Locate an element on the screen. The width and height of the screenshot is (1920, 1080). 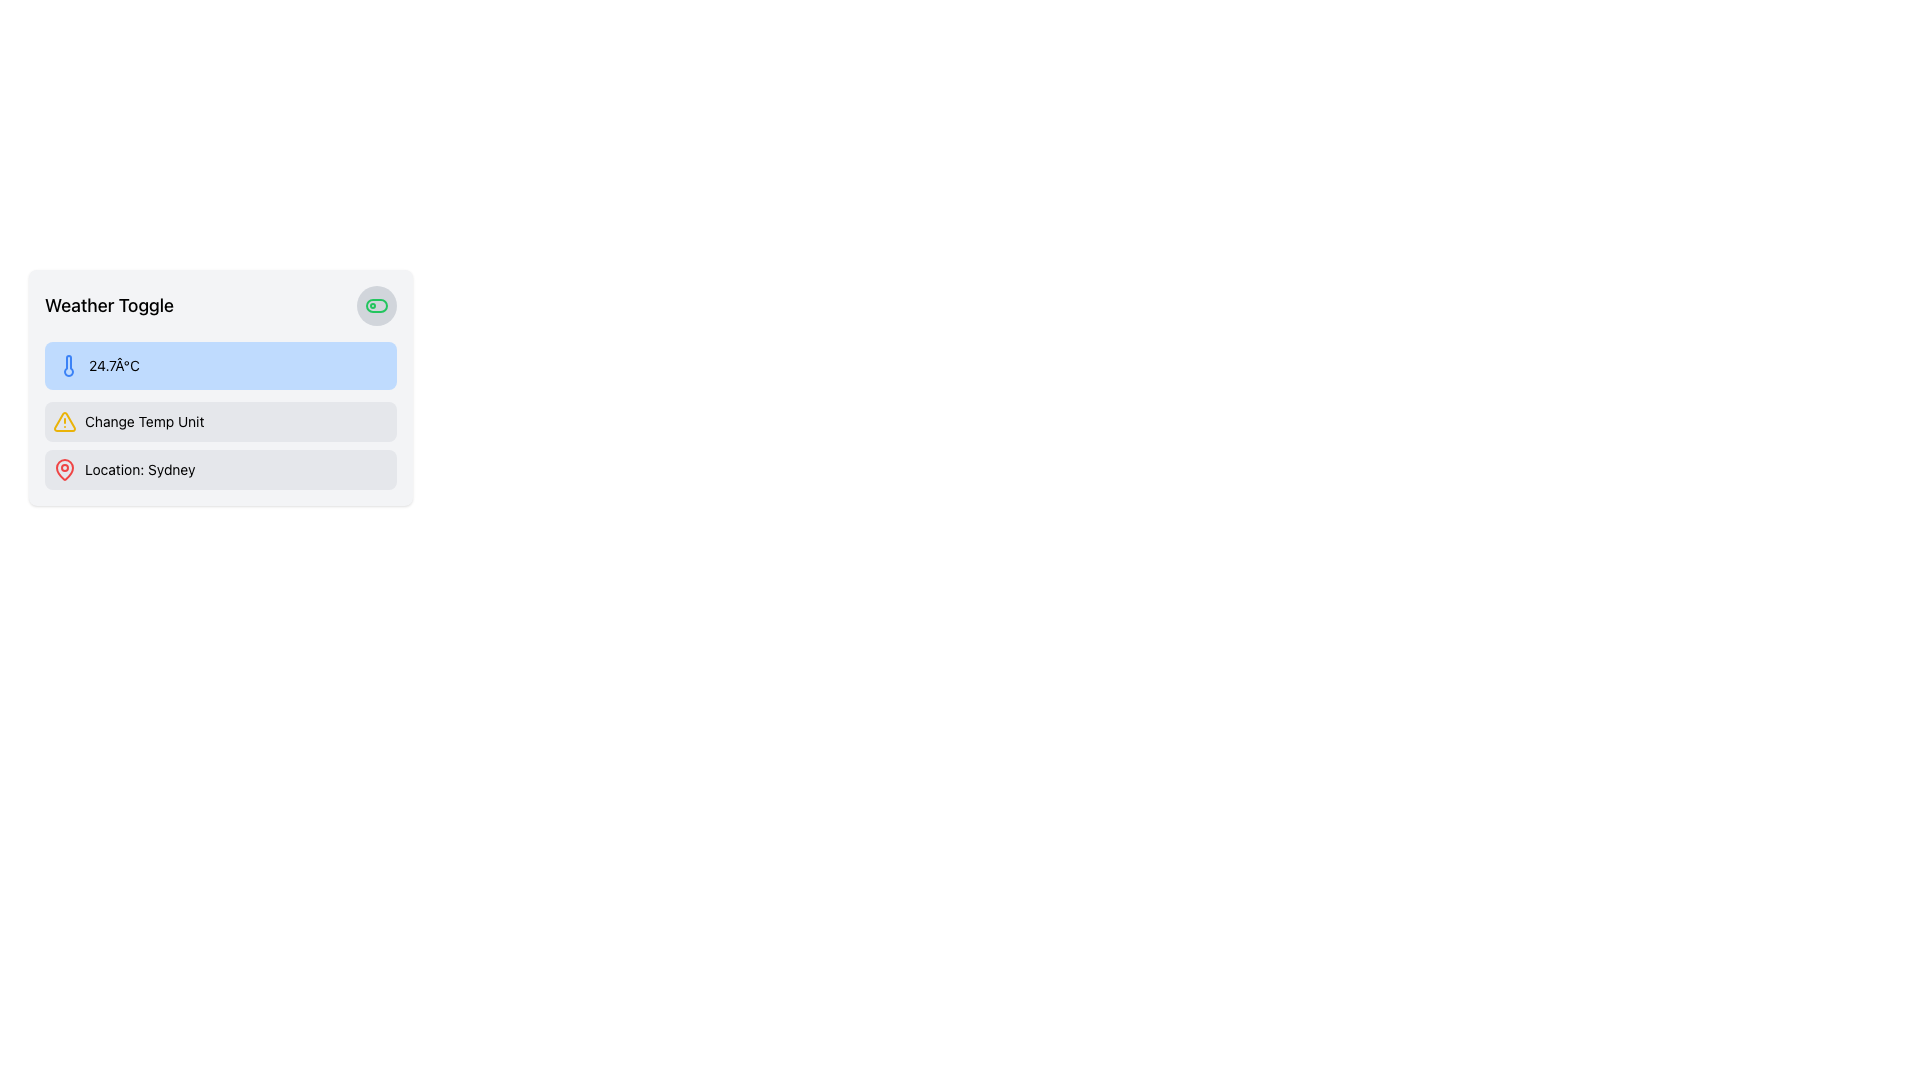
the weather icon located just left of the temperature text '24.7°C' in the blue rectangular section of the 'Weather Toggle' card is located at coordinates (68, 366).